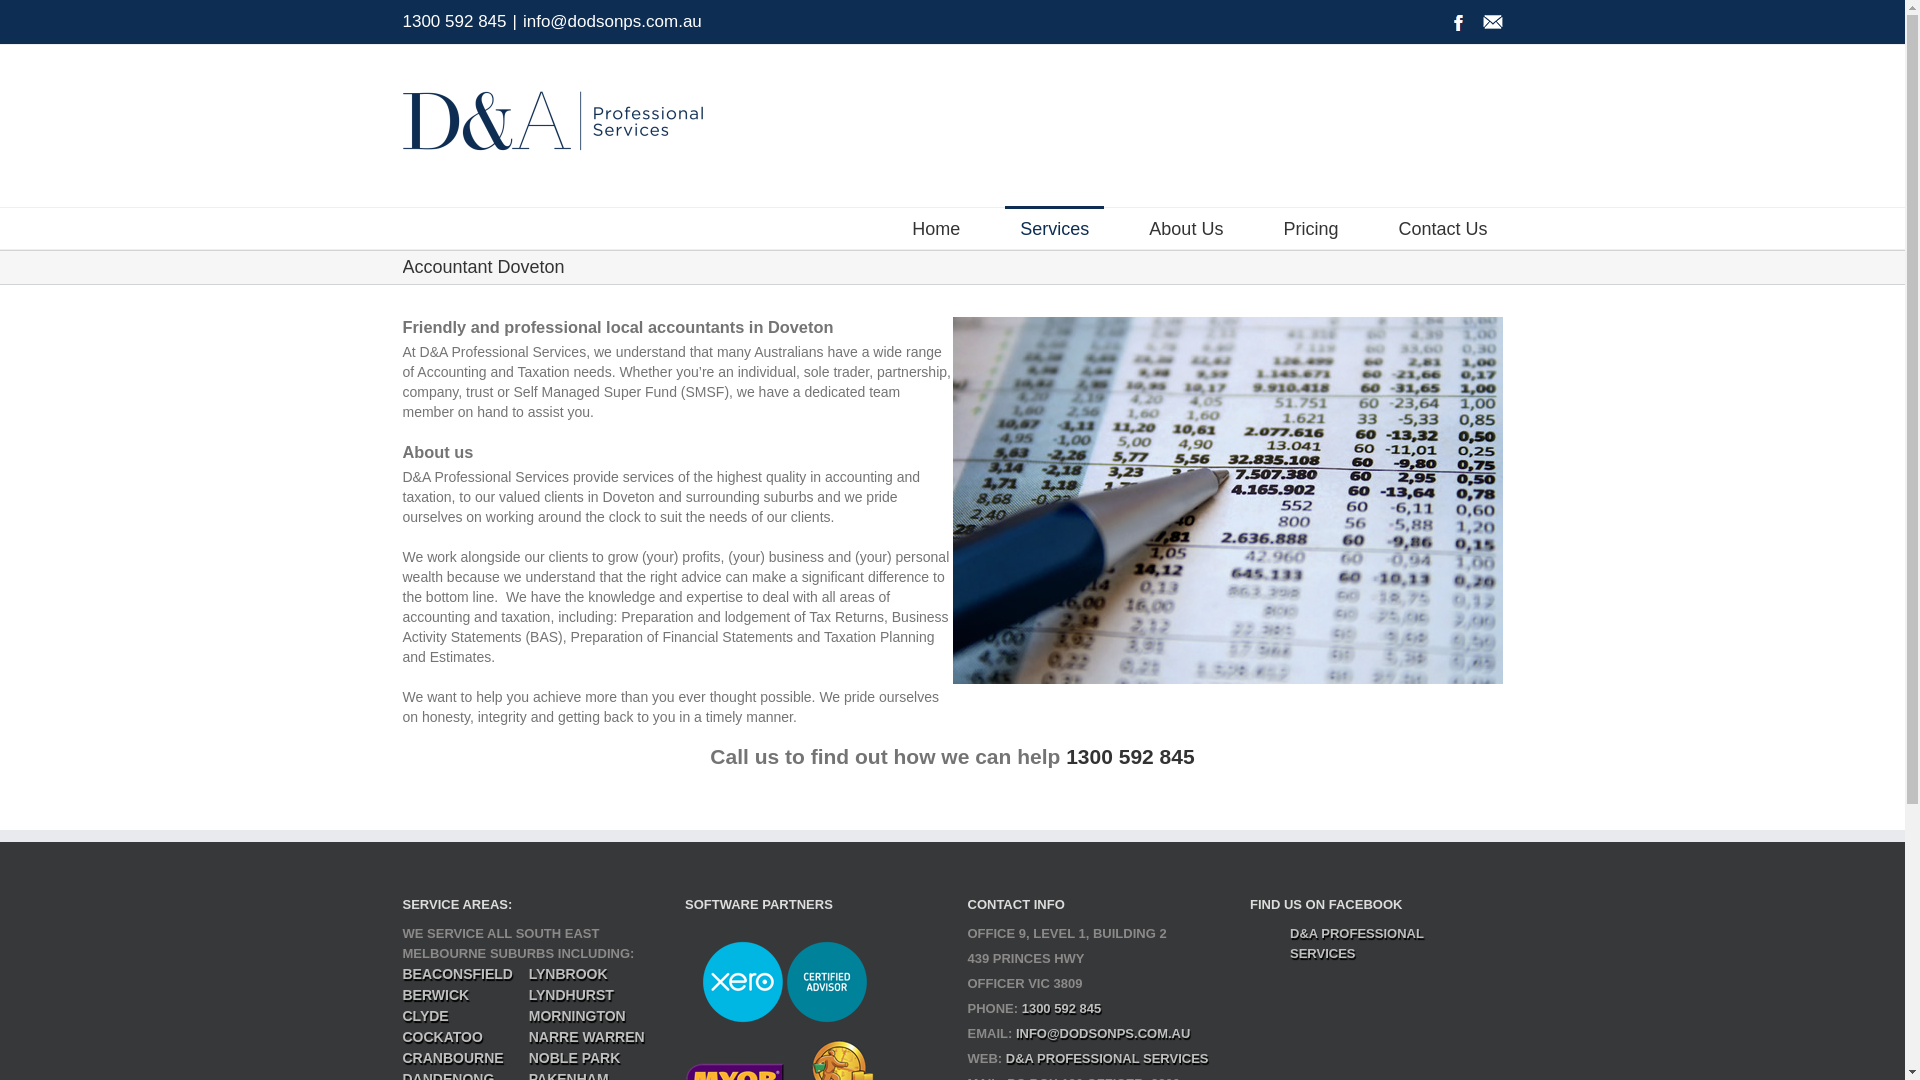 This screenshot has width=1920, height=1080. What do you see at coordinates (574, 1056) in the screenshot?
I see `'NOBLE PARK'` at bounding box center [574, 1056].